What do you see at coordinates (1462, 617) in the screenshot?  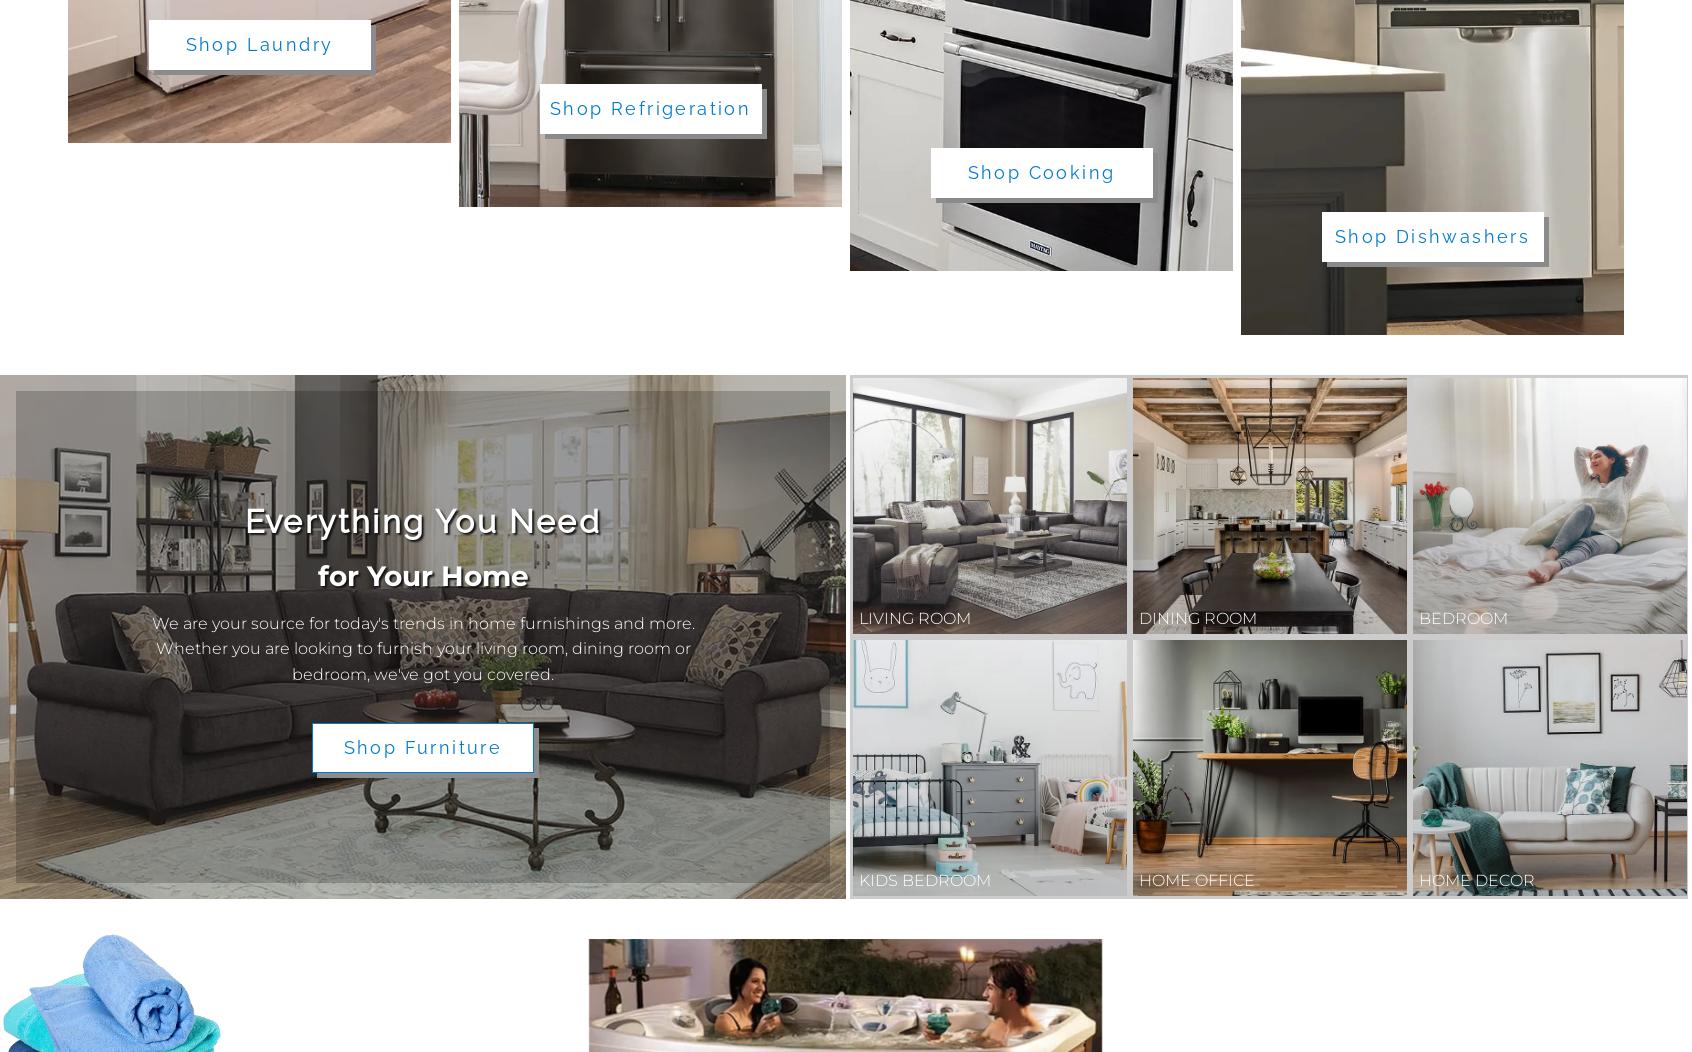 I see `'Bedroom'` at bounding box center [1462, 617].